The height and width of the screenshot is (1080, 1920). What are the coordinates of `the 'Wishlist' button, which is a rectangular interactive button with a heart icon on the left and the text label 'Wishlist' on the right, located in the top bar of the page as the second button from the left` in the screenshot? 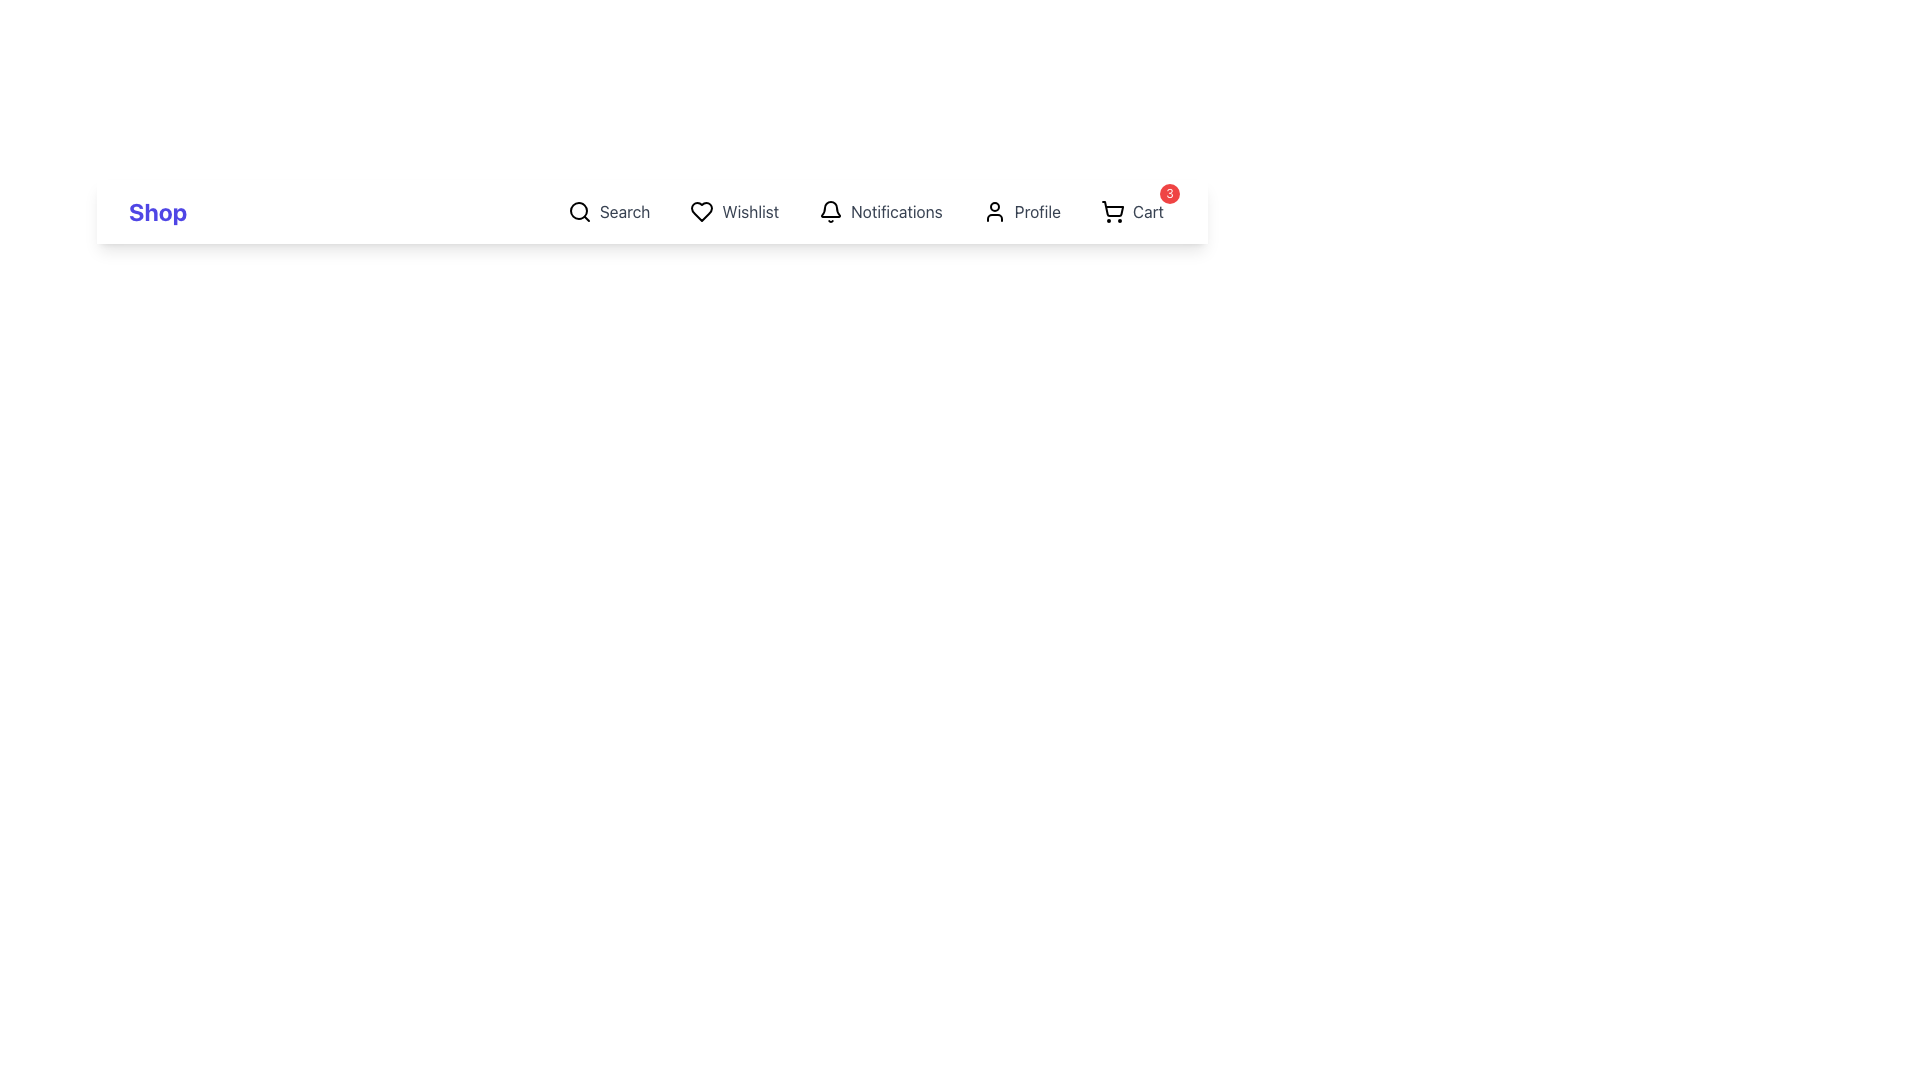 It's located at (733, 212).